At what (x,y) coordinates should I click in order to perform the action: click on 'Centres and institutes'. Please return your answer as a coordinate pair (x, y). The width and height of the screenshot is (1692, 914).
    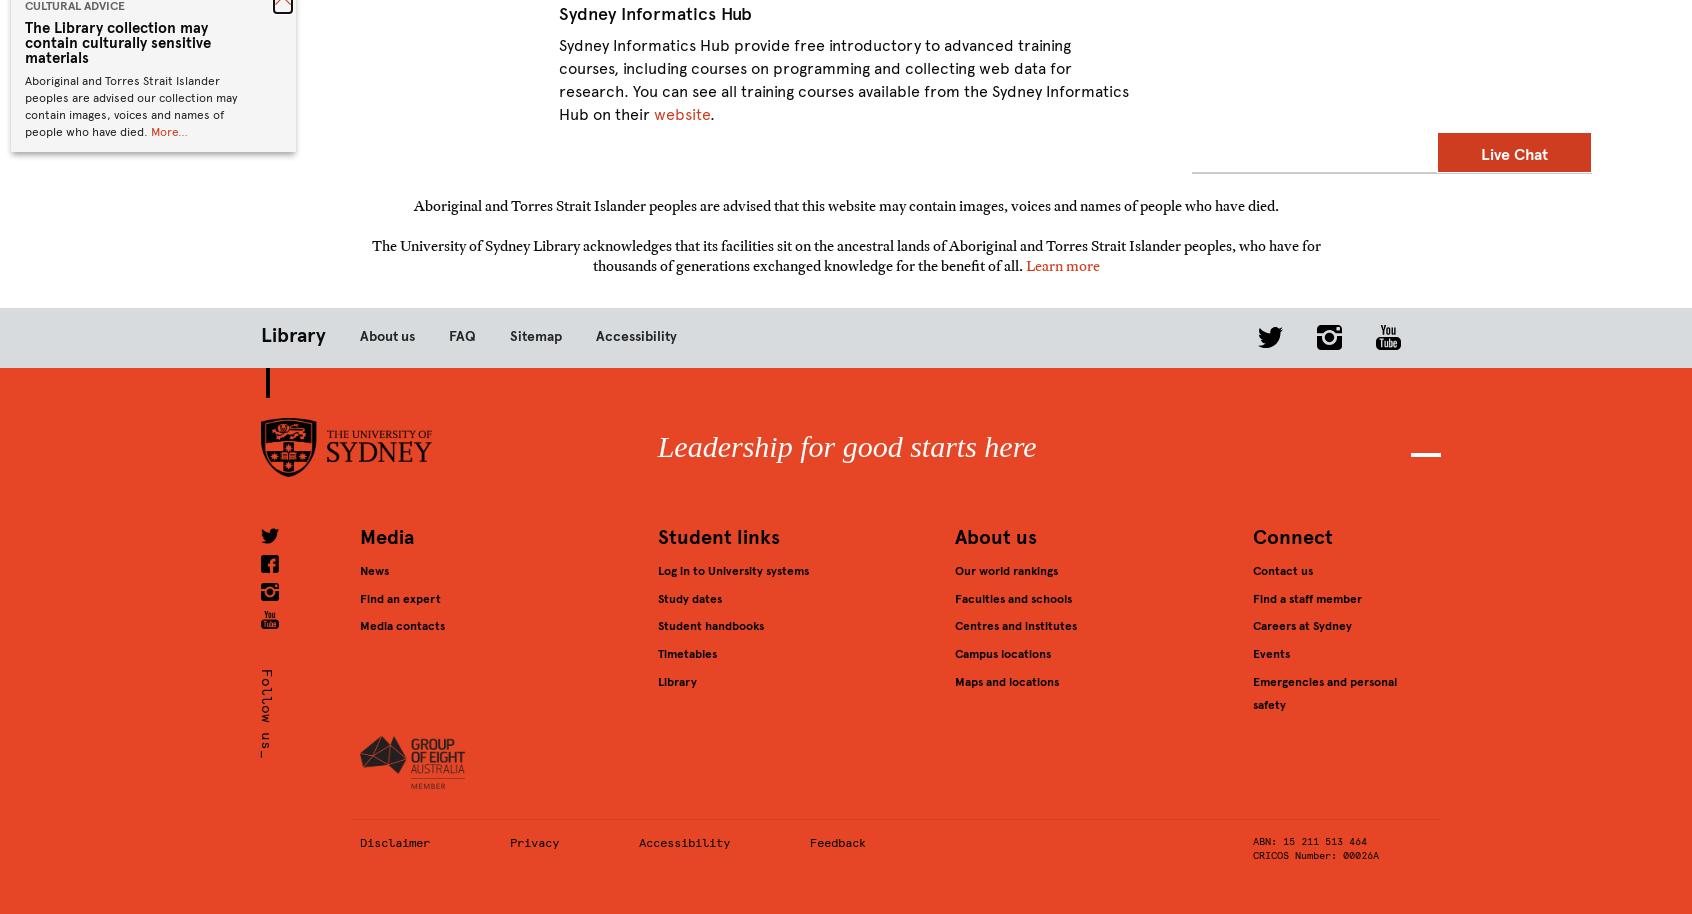
    Looking at the image, I should click on (1015, 624).